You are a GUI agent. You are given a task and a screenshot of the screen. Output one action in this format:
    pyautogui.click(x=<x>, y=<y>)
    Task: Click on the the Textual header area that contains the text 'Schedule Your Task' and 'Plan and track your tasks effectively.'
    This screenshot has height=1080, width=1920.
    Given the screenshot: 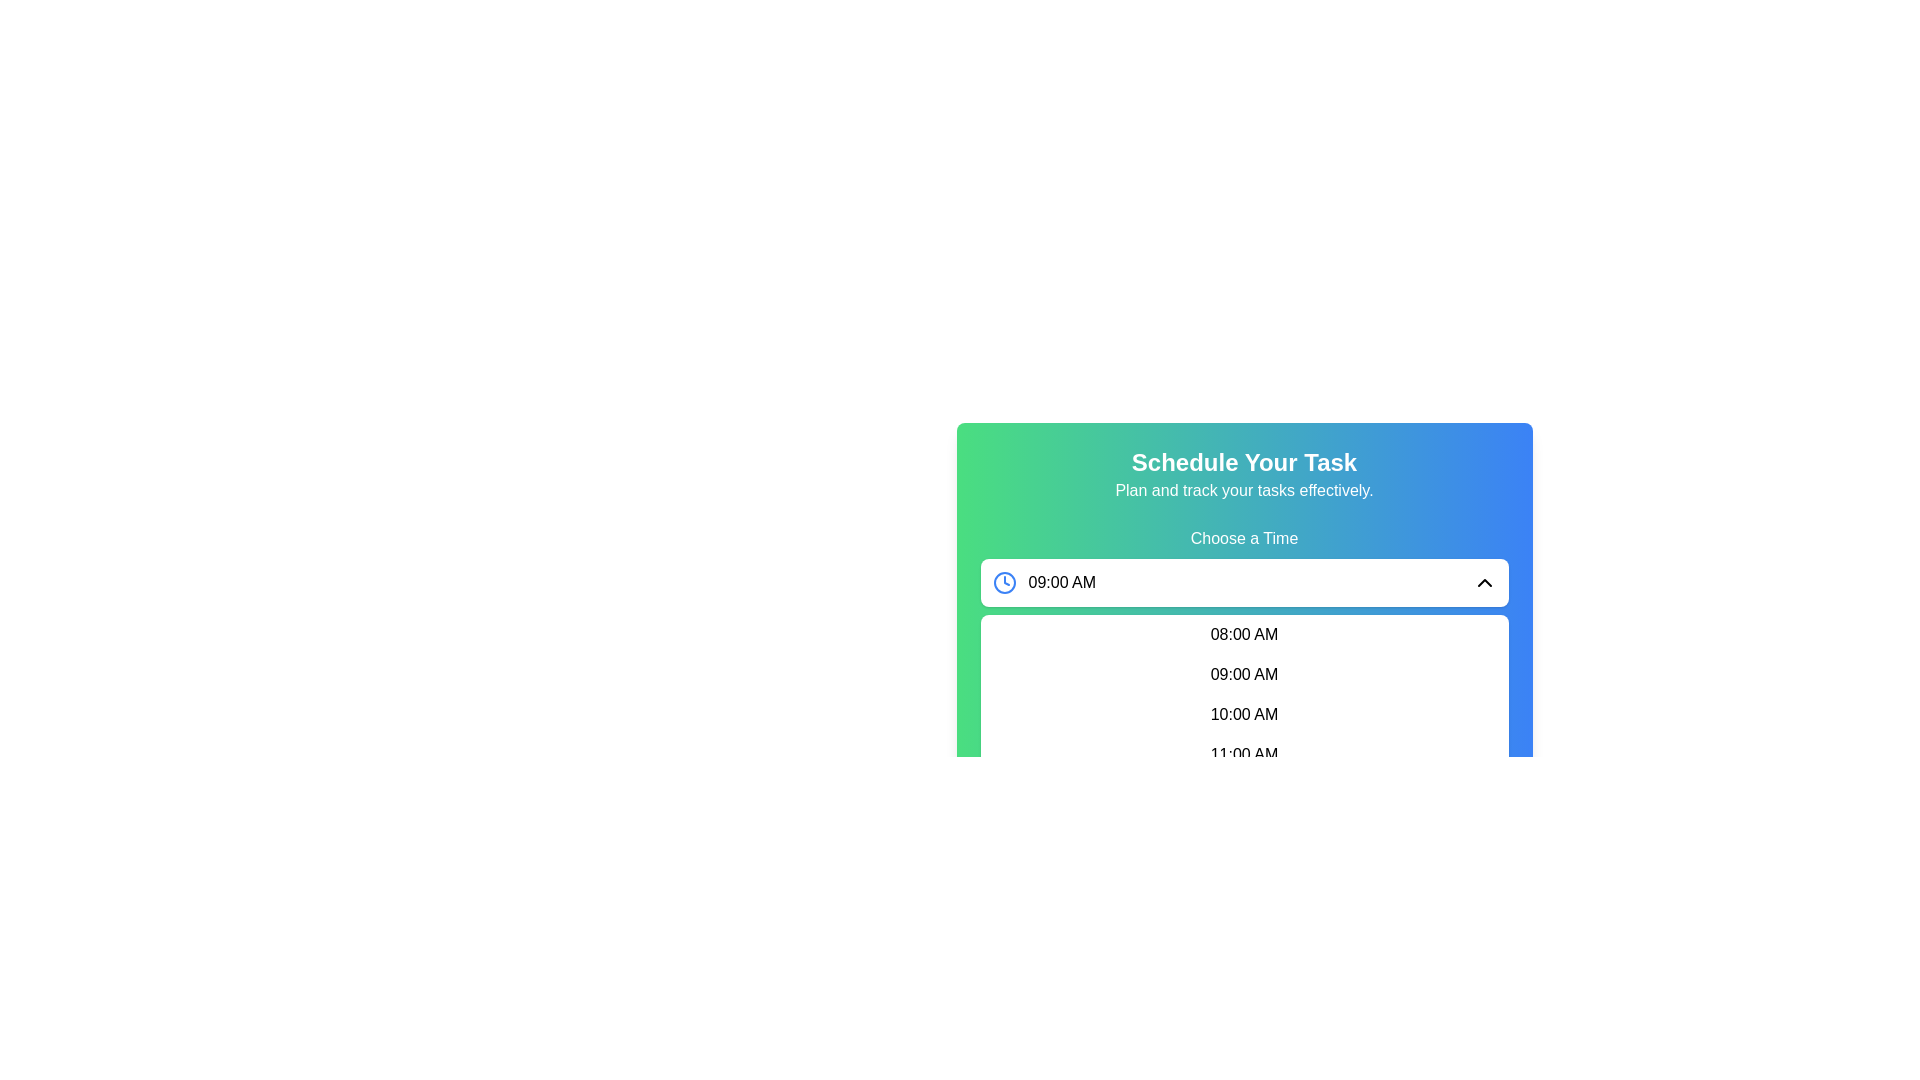 What is the action you would take?
    pyautogui.click(x=1243, y=474)
    